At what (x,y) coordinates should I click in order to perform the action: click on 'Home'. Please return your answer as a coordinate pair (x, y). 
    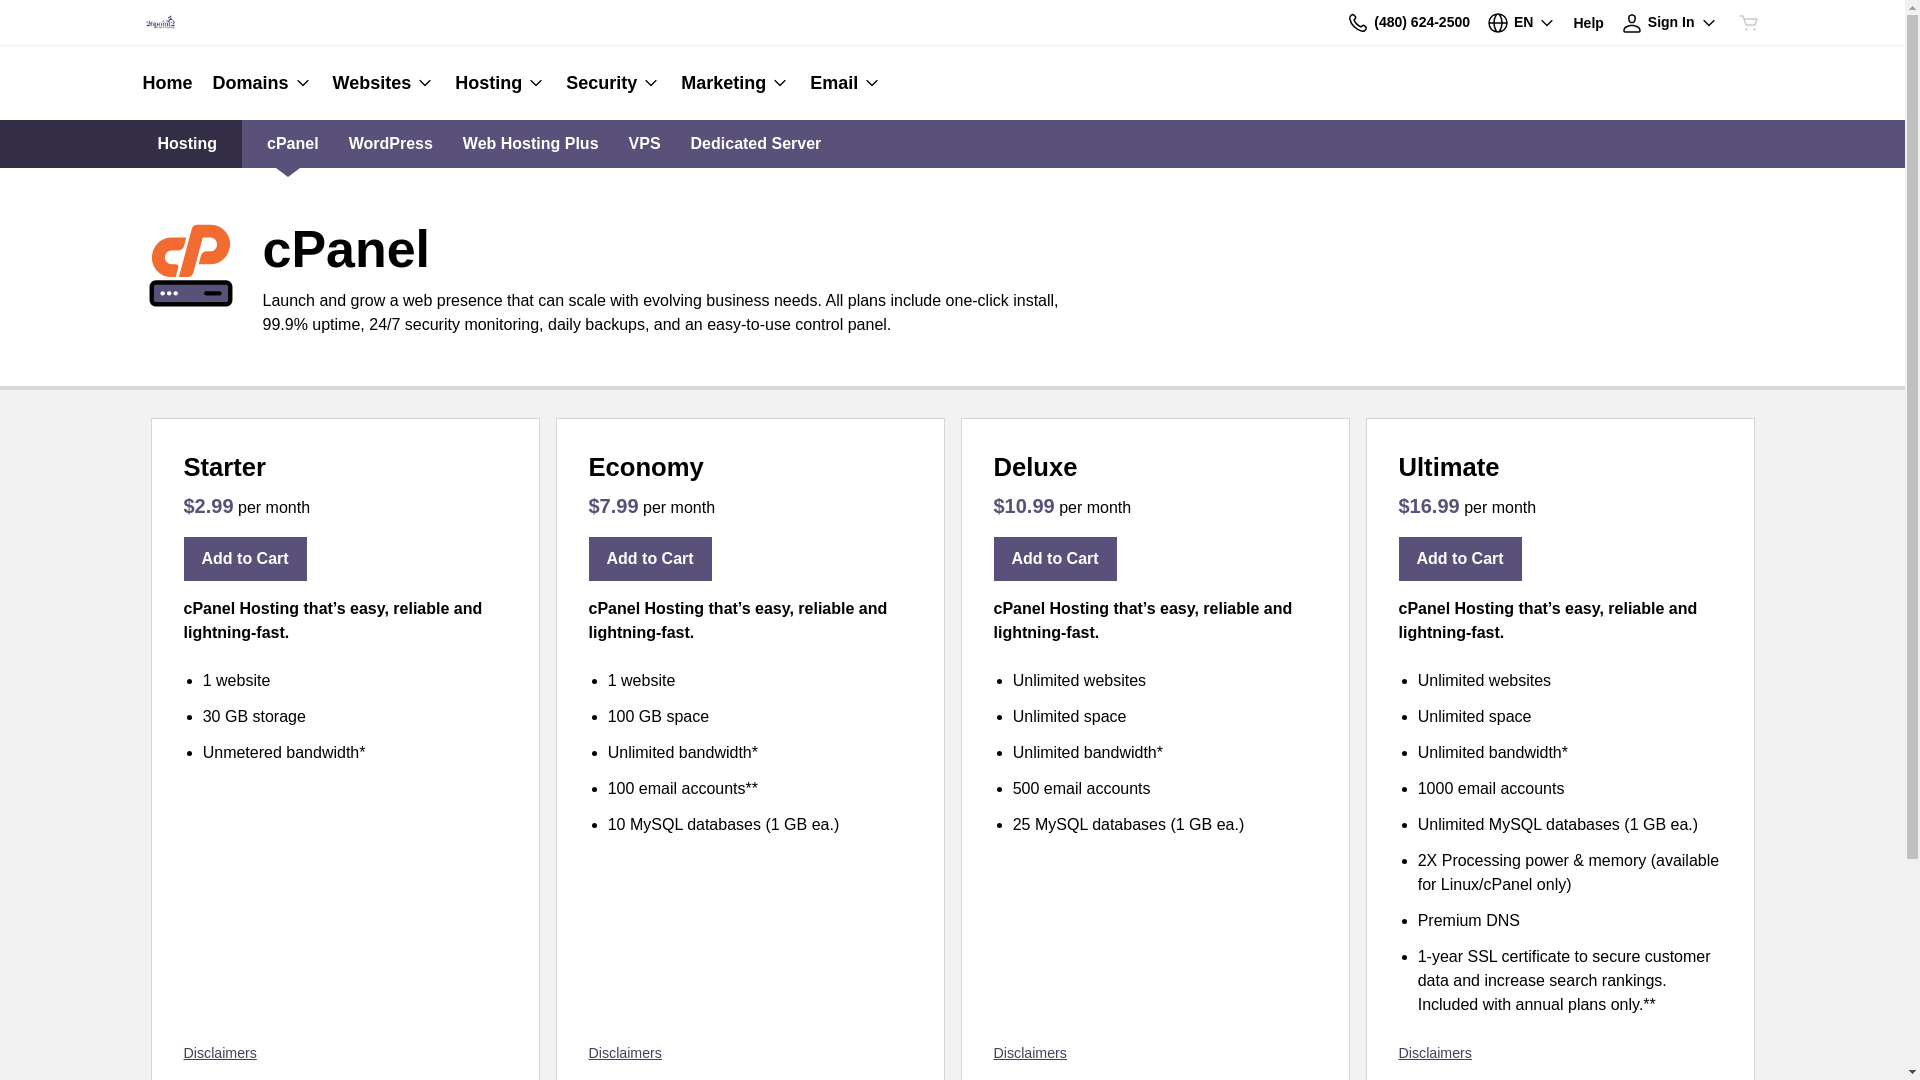
    Looking at the image, I should click on (172, 82).